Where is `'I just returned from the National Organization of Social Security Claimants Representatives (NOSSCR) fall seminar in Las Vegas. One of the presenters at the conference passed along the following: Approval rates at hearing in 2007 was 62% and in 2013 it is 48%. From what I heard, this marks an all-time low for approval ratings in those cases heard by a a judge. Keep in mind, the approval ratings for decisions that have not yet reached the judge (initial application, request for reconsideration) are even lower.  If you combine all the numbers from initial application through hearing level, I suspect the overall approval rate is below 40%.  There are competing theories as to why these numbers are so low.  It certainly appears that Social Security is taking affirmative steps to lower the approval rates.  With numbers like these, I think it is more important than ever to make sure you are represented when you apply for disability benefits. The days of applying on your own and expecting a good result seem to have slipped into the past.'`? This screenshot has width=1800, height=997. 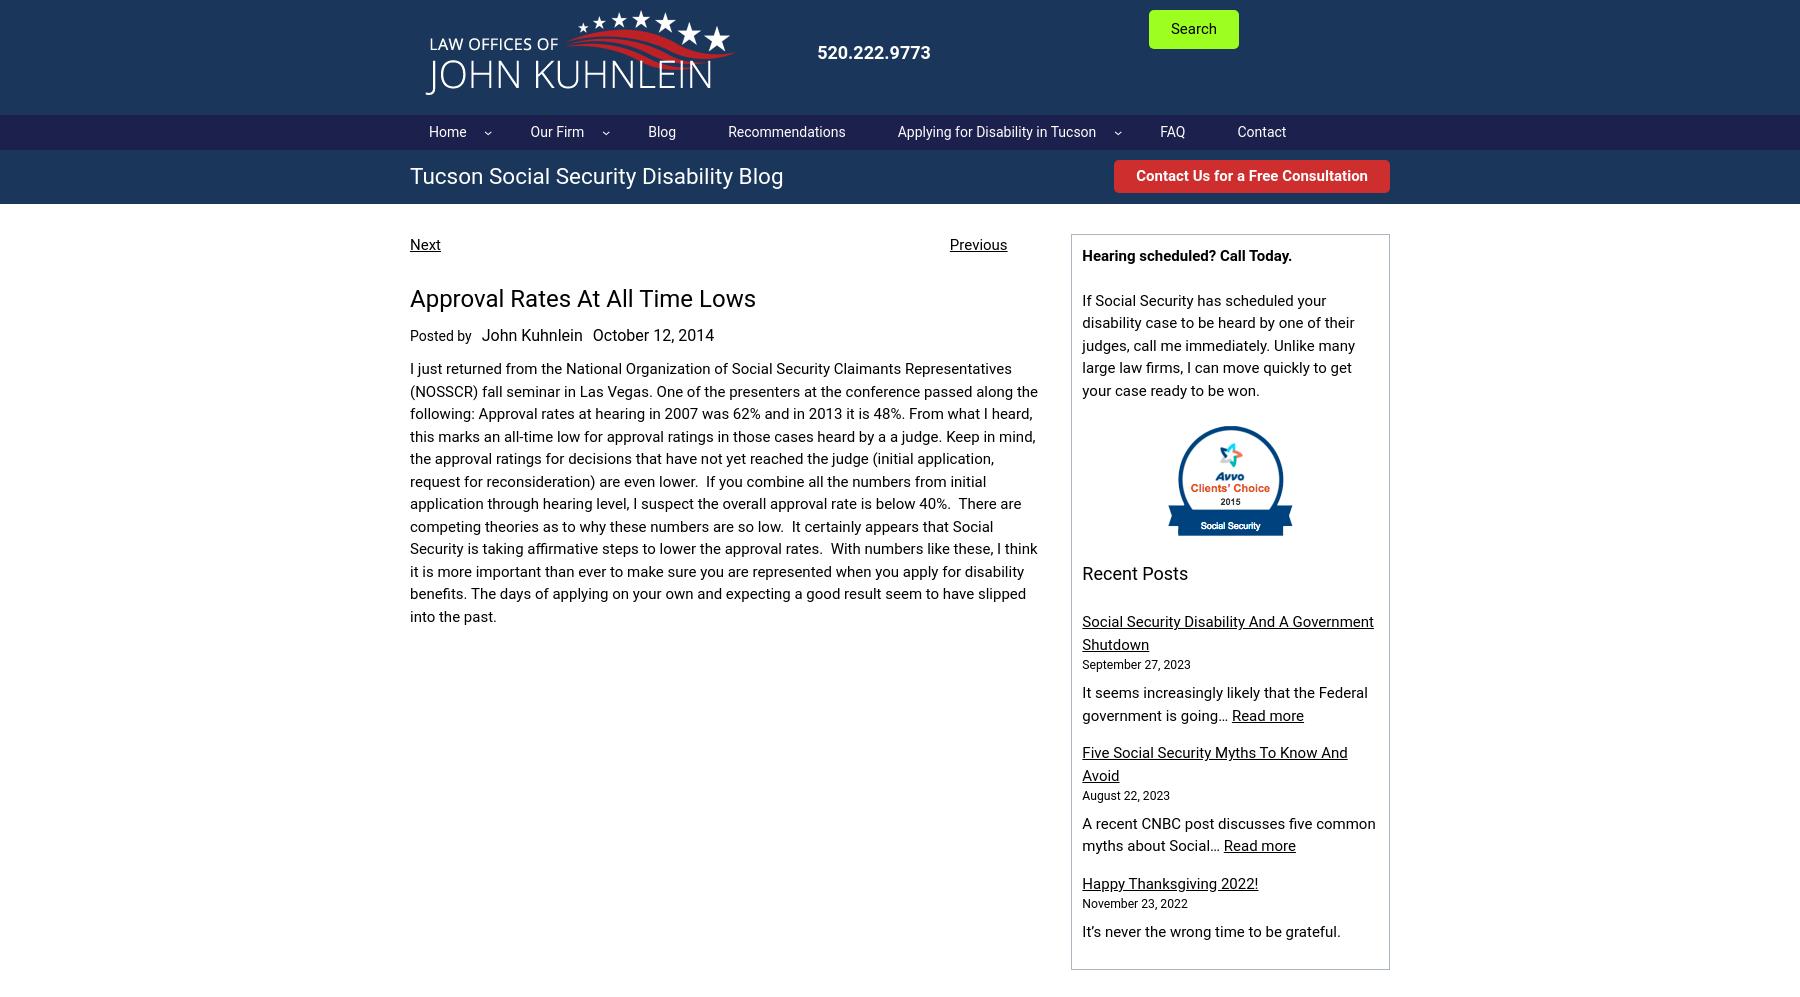 'I just returned from the National Organization of Social Security Claimants Representatives (NOSSCR) fall seminar in Las Vegas. One of the presenters at the conference passed along the following: Approval rates at hearing in 2007 was 62% and in 2013 it is 48%. From what I heard, this marks an all-time low for approval ratings in those cases heard by a a judge. Keep in mind, the approval ratings for decisions that have not yet reached the judge (initial application, request for reconsideration) are even lower.  If you combine all the numbers from initial application through hearing level, I suspect the overall approval rate is below 40%.  There are competing theories as to why these numbers are so low.  It certainly appears that Social Security is taking affirmative steps to lower the approval rates.  With numbers like these, I think it is more important than ever to make sure you are represented when you apply for disability benefits. The days of applying on your own and expecting a good result seem to have slipped into the past.' is located at coordinates (722, 492).